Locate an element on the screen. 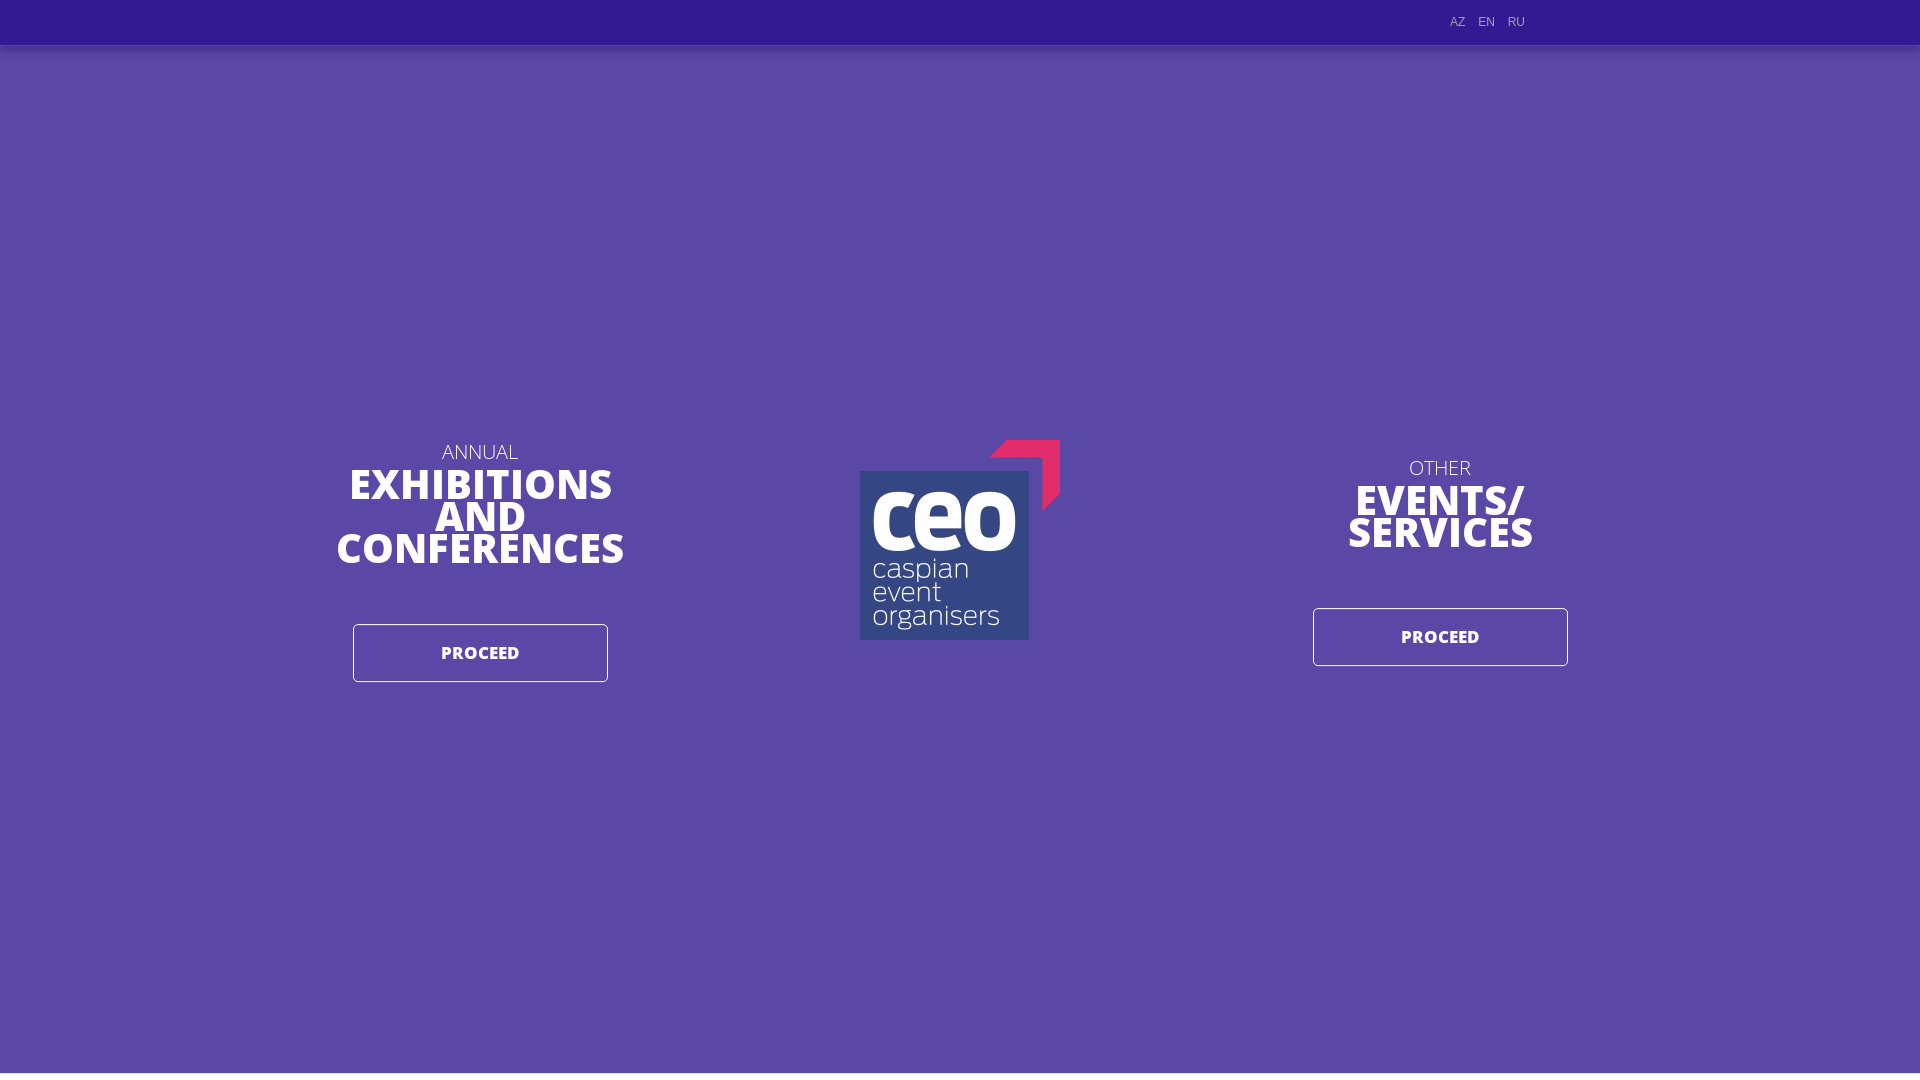  'AZ' is located at coordinates (1457, 22).